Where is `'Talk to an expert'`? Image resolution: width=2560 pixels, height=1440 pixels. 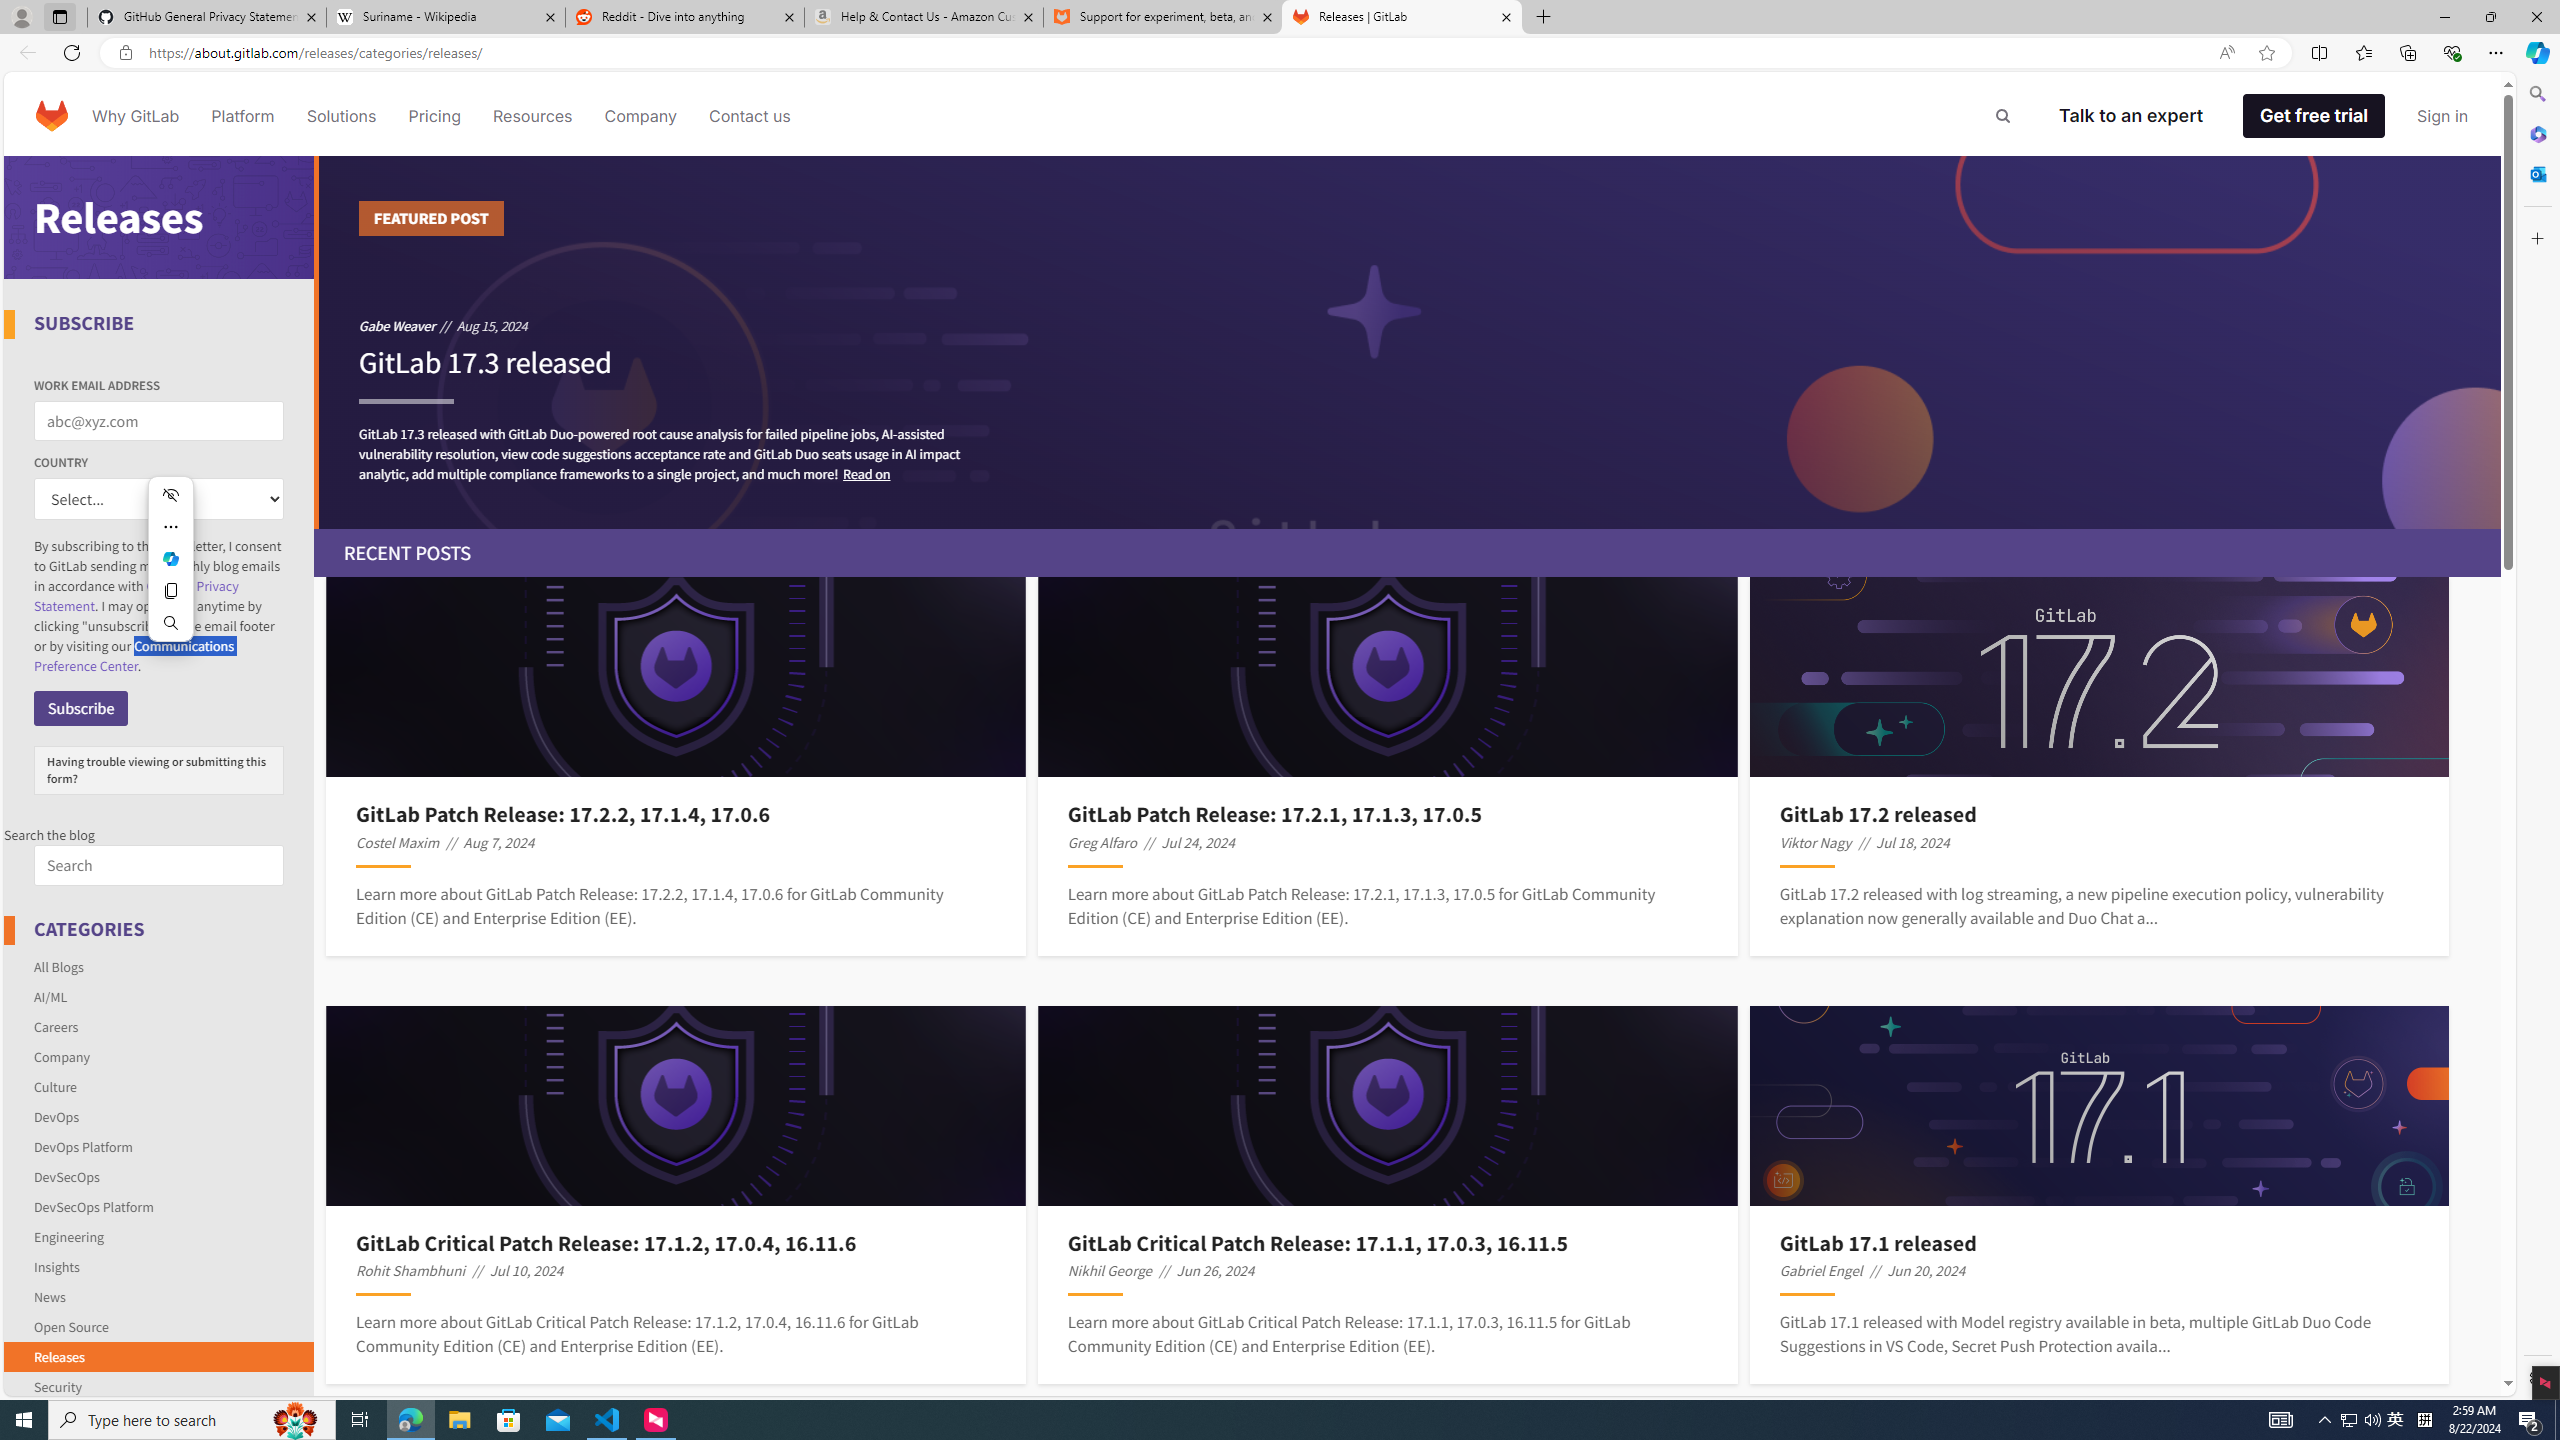 'Talk to an expert' is located at coordinates (2131, 114).